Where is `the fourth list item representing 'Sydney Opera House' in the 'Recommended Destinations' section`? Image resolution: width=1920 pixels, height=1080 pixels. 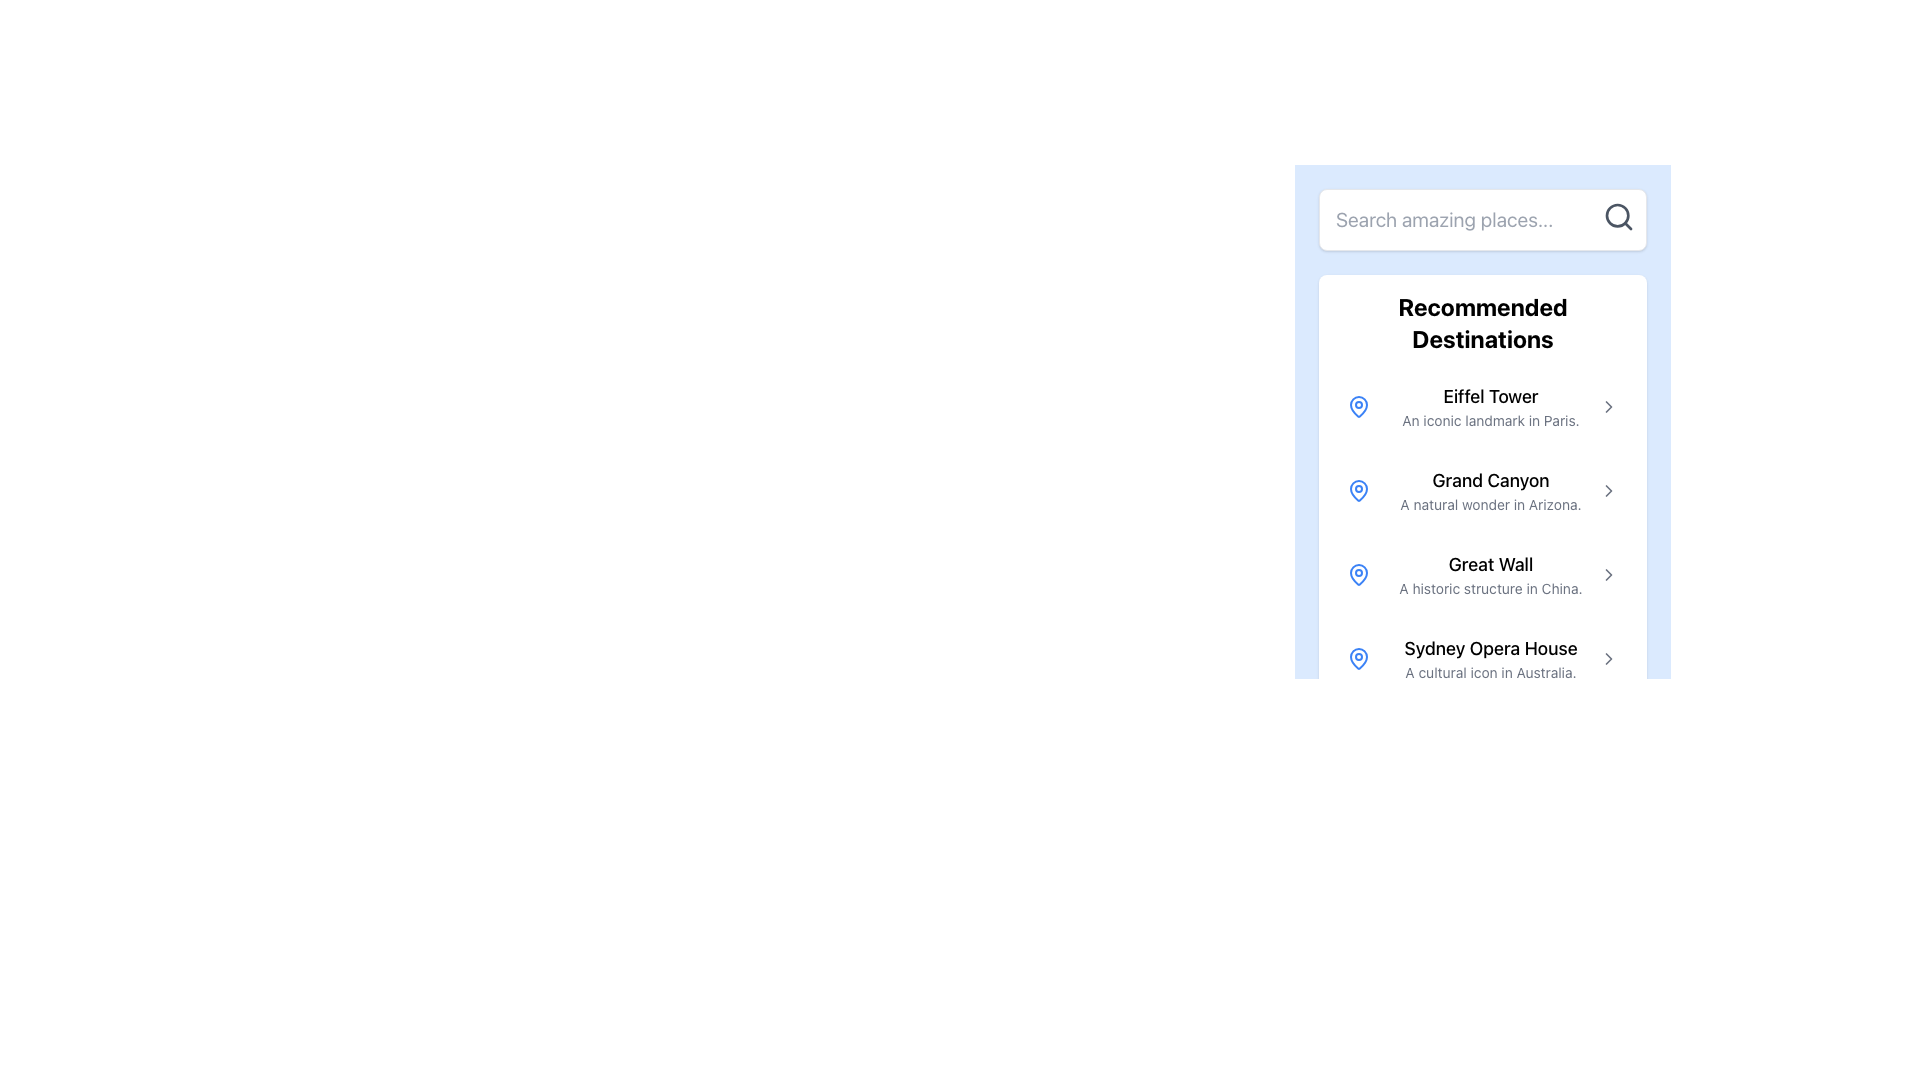
the fourth list item representing 'Sydney Opera House' in the 'Recommended Destinations' section is located at coordinates (1483, 659).